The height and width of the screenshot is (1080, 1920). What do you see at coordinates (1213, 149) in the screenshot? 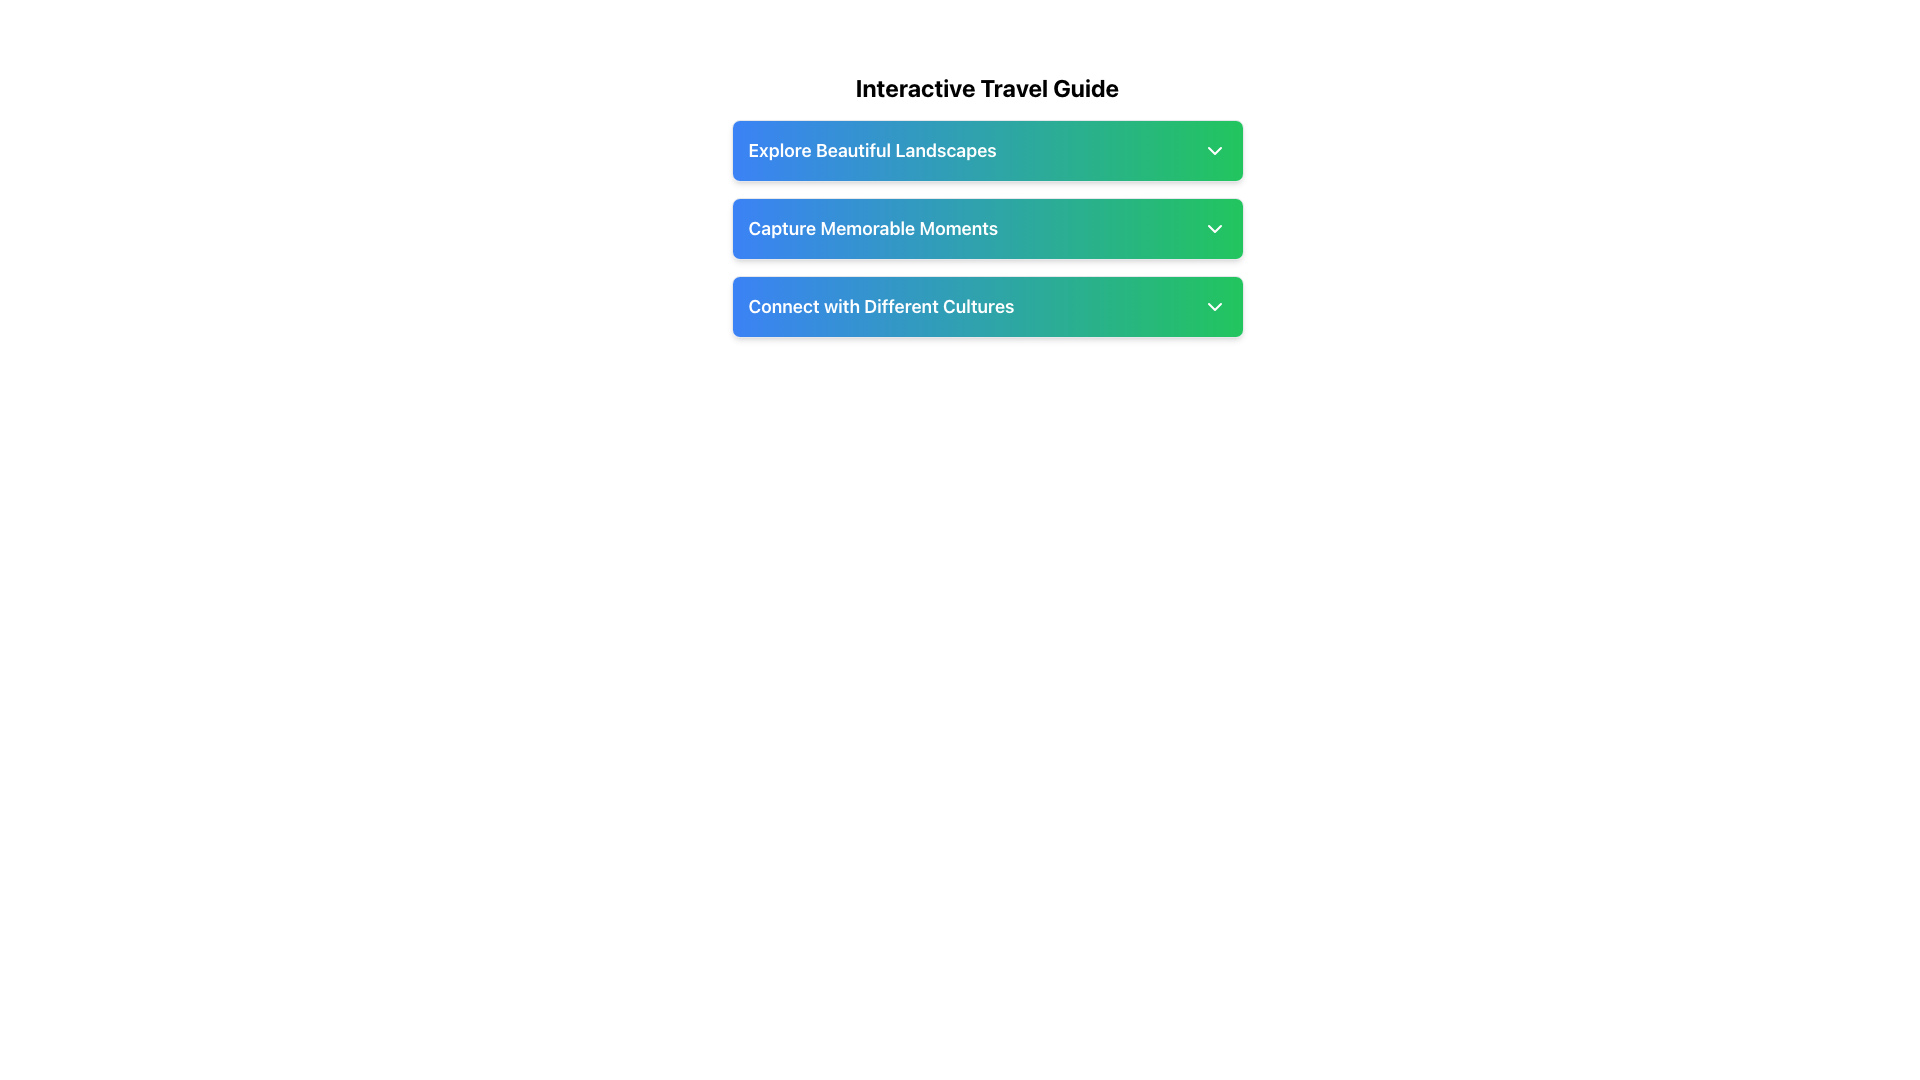
I see `the chevron down icon located at the right end of the 'Explore Beautiful Landscapes' button` at bounding box center [1213, 149].